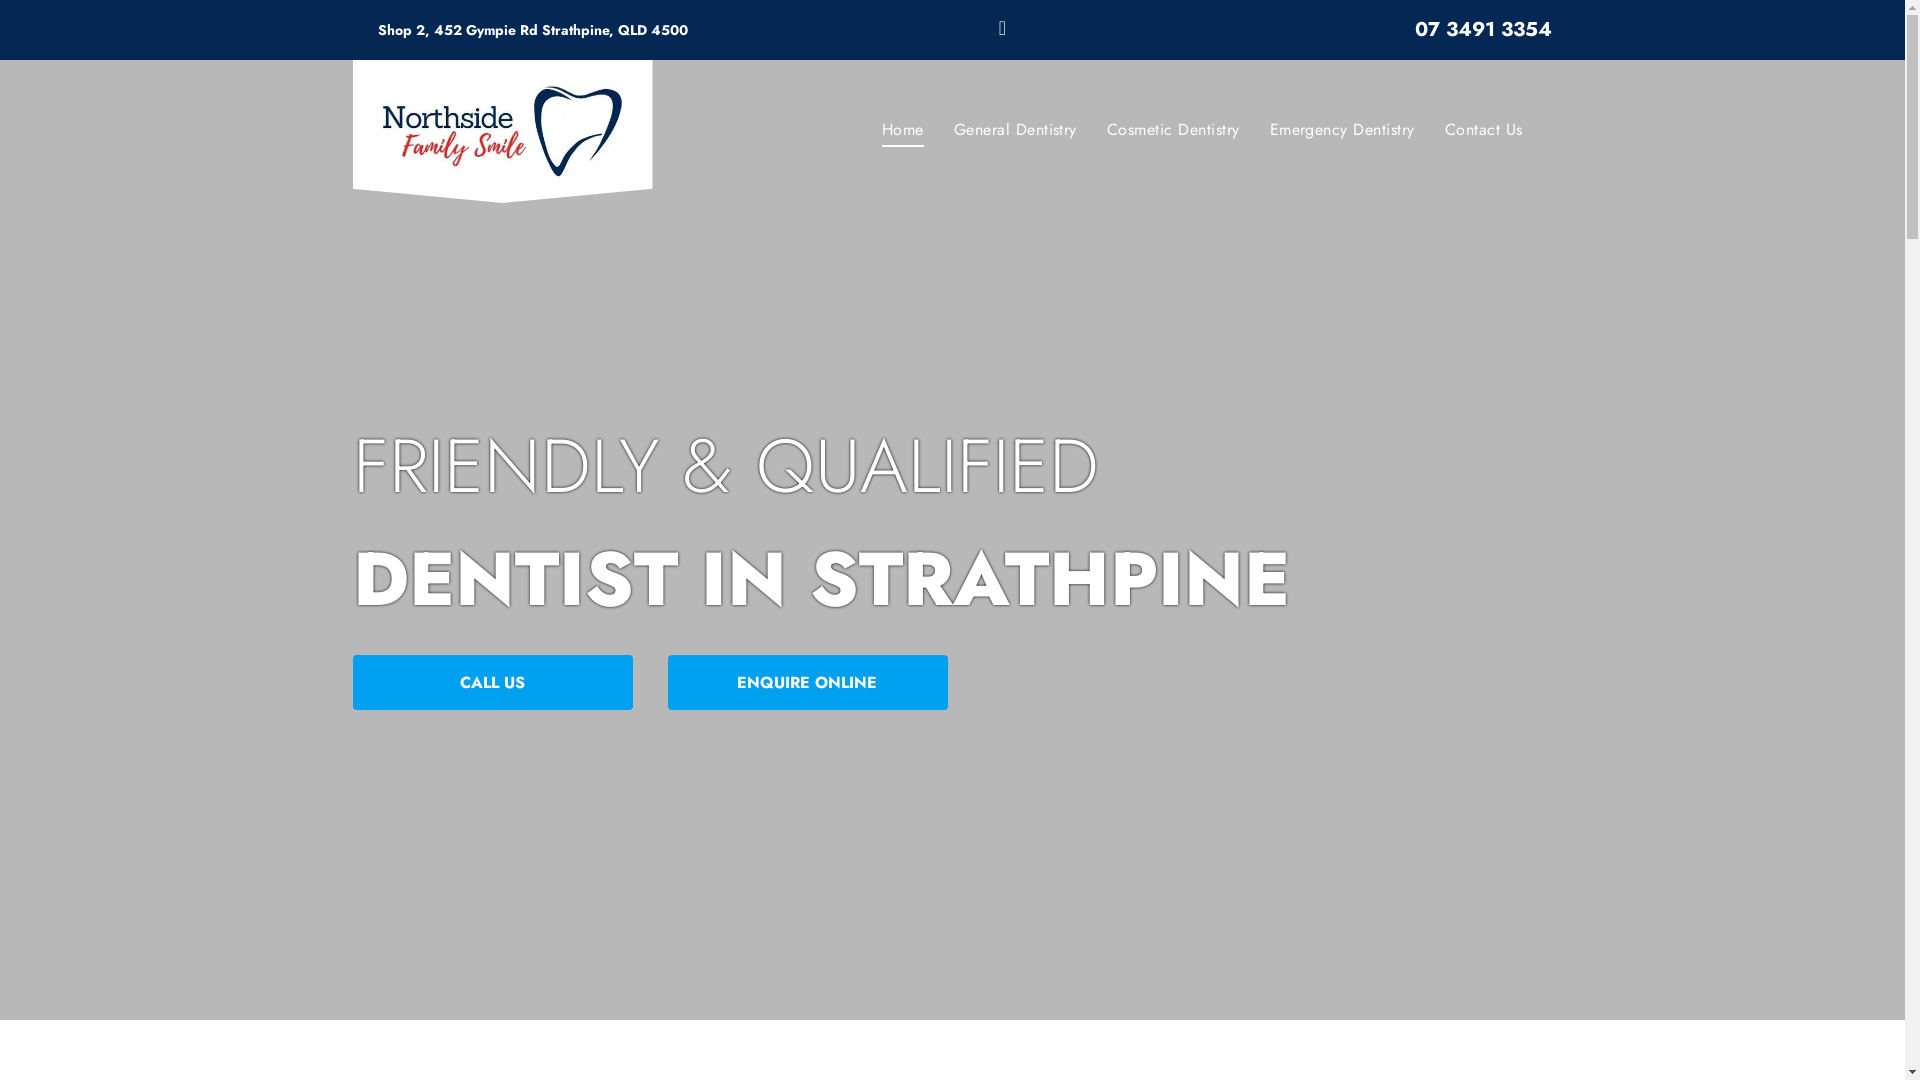  Describe the element at coordinates (1483, 29) in the screenshot. I see `'07 3491 3354'` at that location.